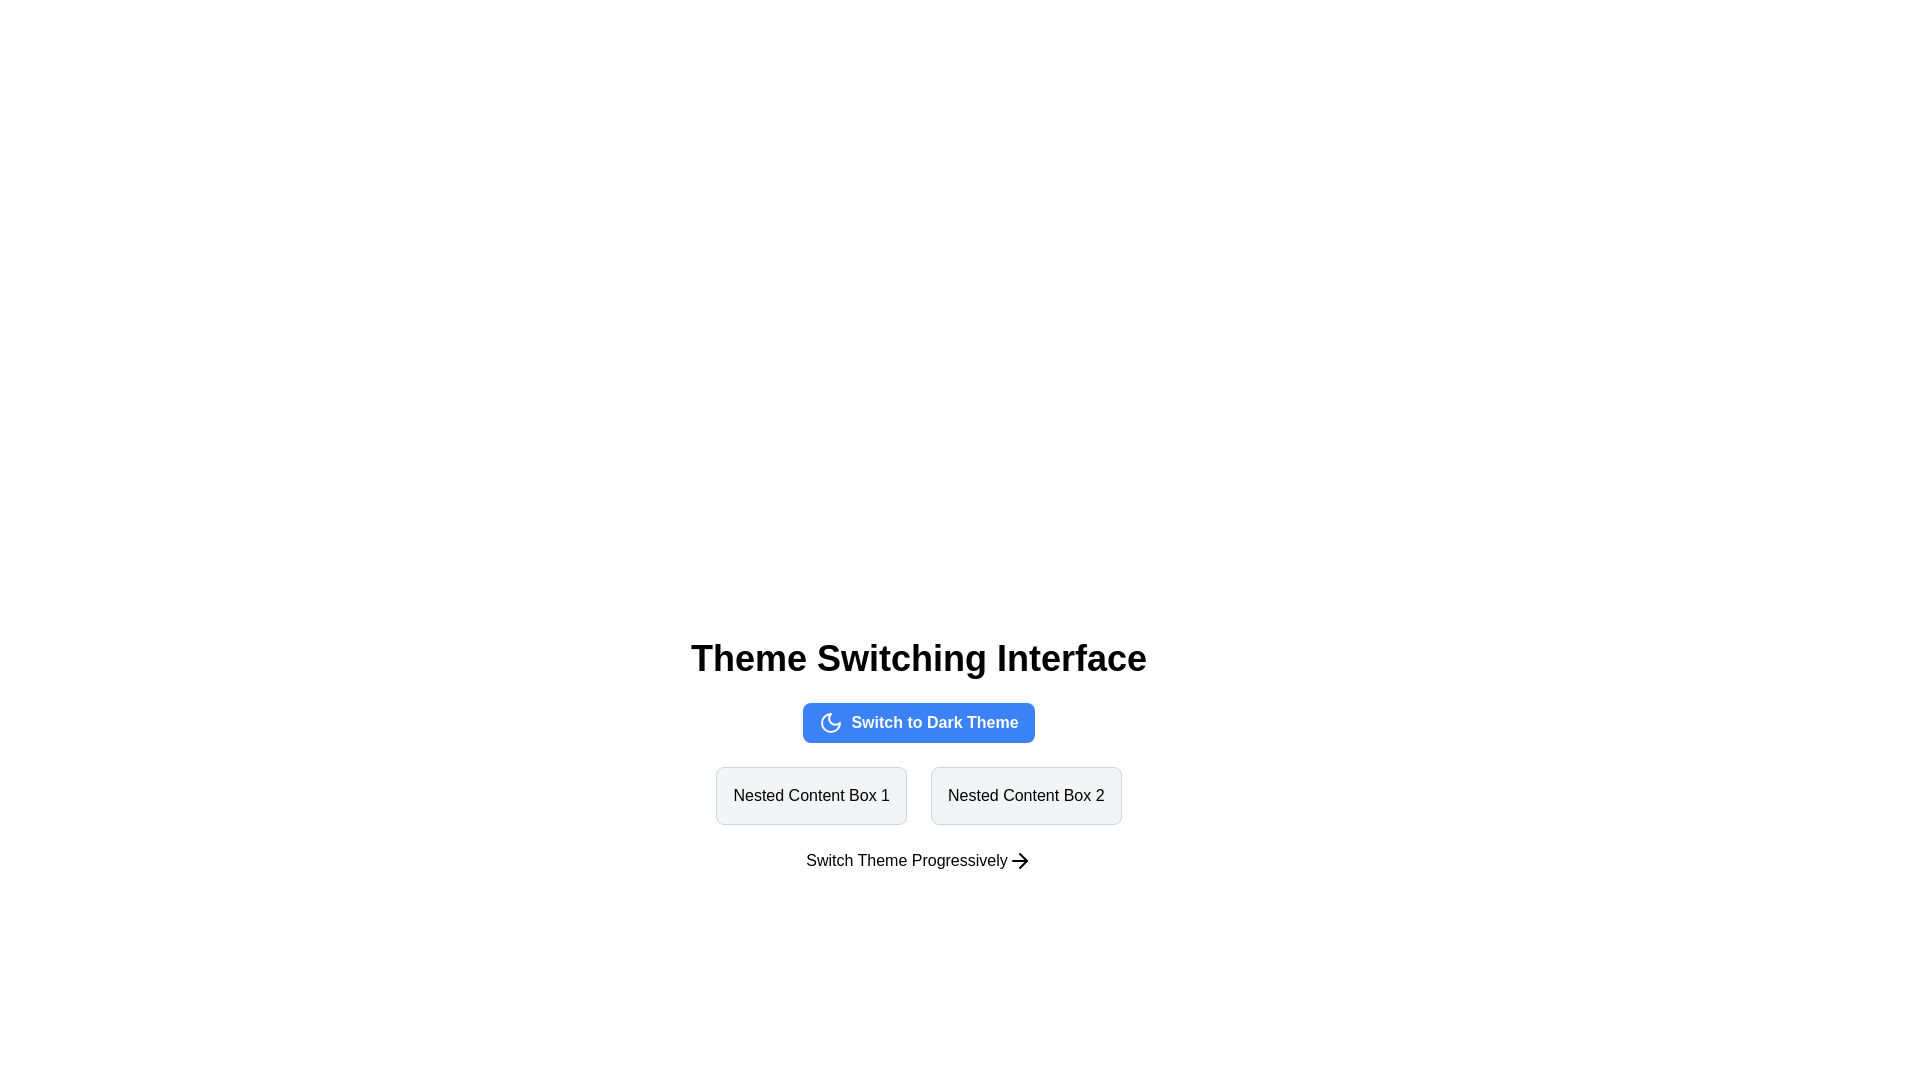 The height and width of the screenshot is (1080, 1920). I want to click on the dark theme switch icon located within the blue button labeled 'Switch to Dark Theme', positioned to the left of the text, so click(831, 722).